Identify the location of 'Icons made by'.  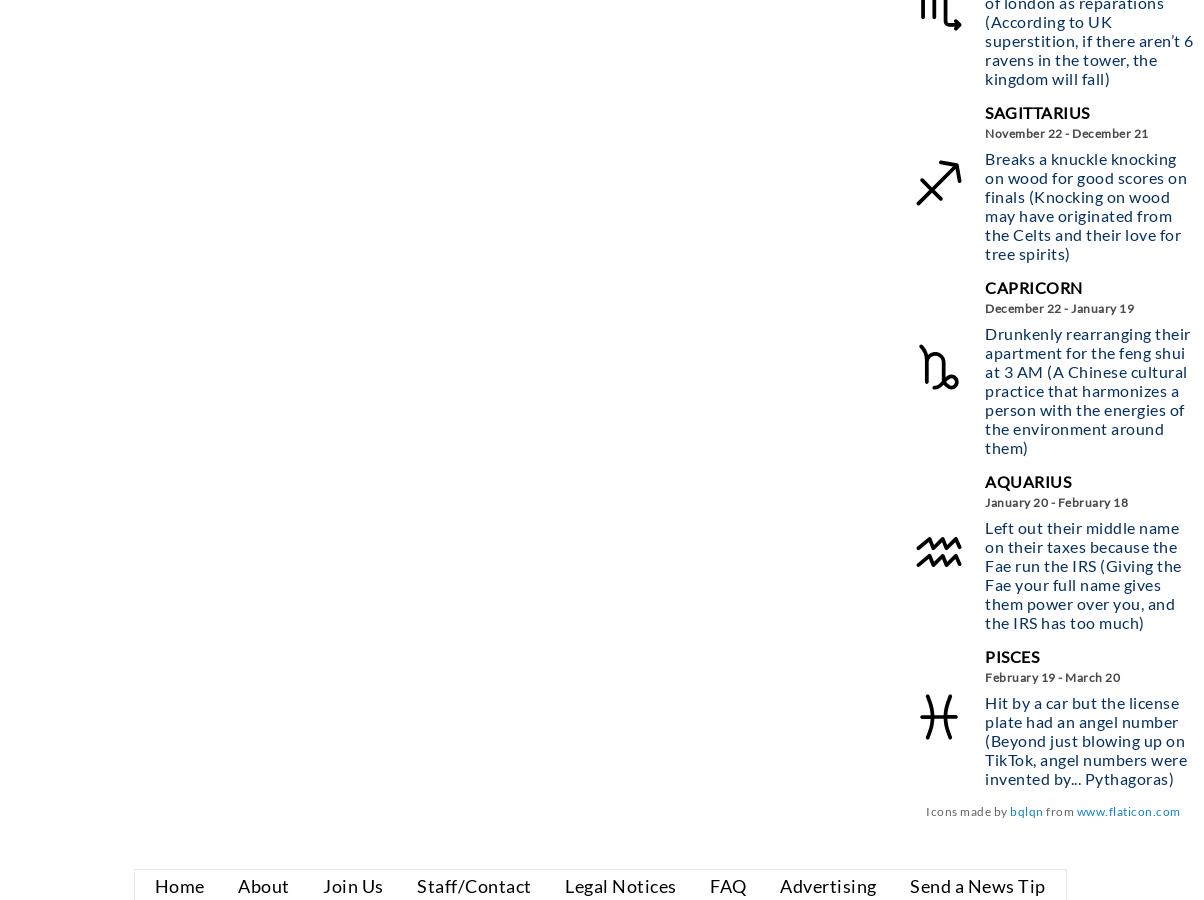
(968, 810).